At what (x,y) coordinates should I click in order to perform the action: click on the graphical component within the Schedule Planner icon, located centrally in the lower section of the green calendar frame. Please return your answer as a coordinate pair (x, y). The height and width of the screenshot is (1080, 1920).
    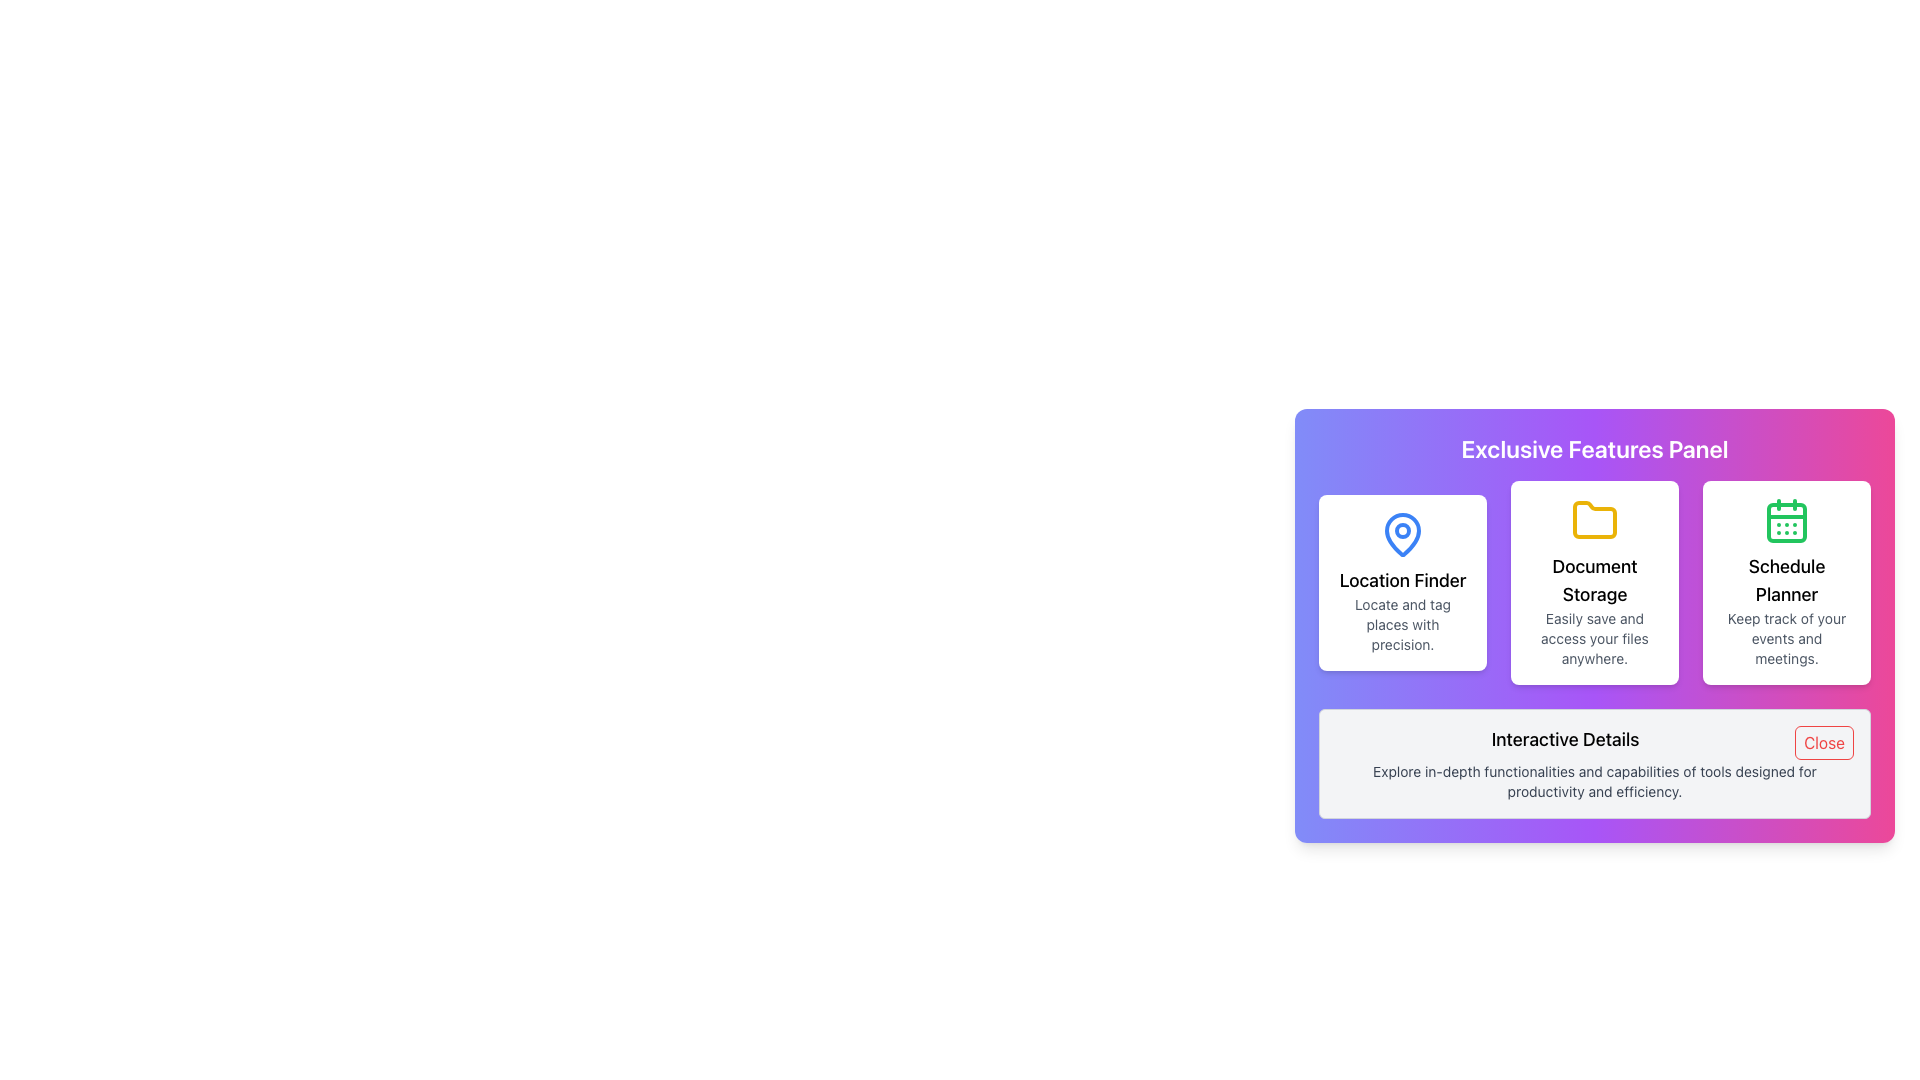
    Looking at the image, I should click on (1786, 522).